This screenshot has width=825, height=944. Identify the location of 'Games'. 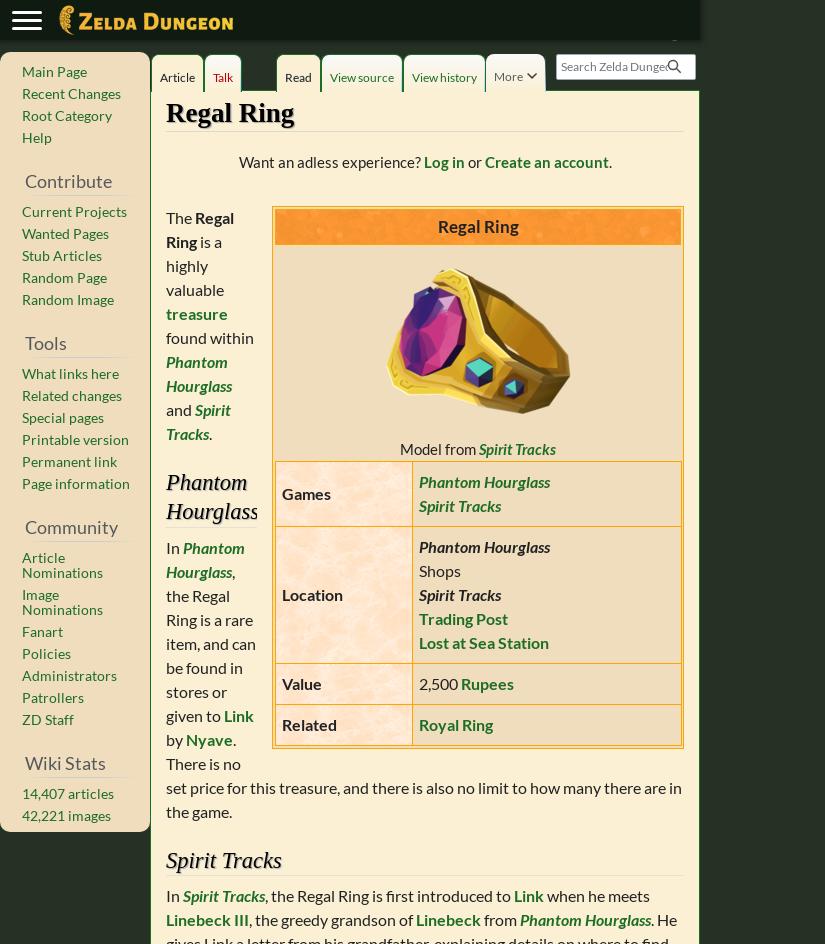
(305, 493).